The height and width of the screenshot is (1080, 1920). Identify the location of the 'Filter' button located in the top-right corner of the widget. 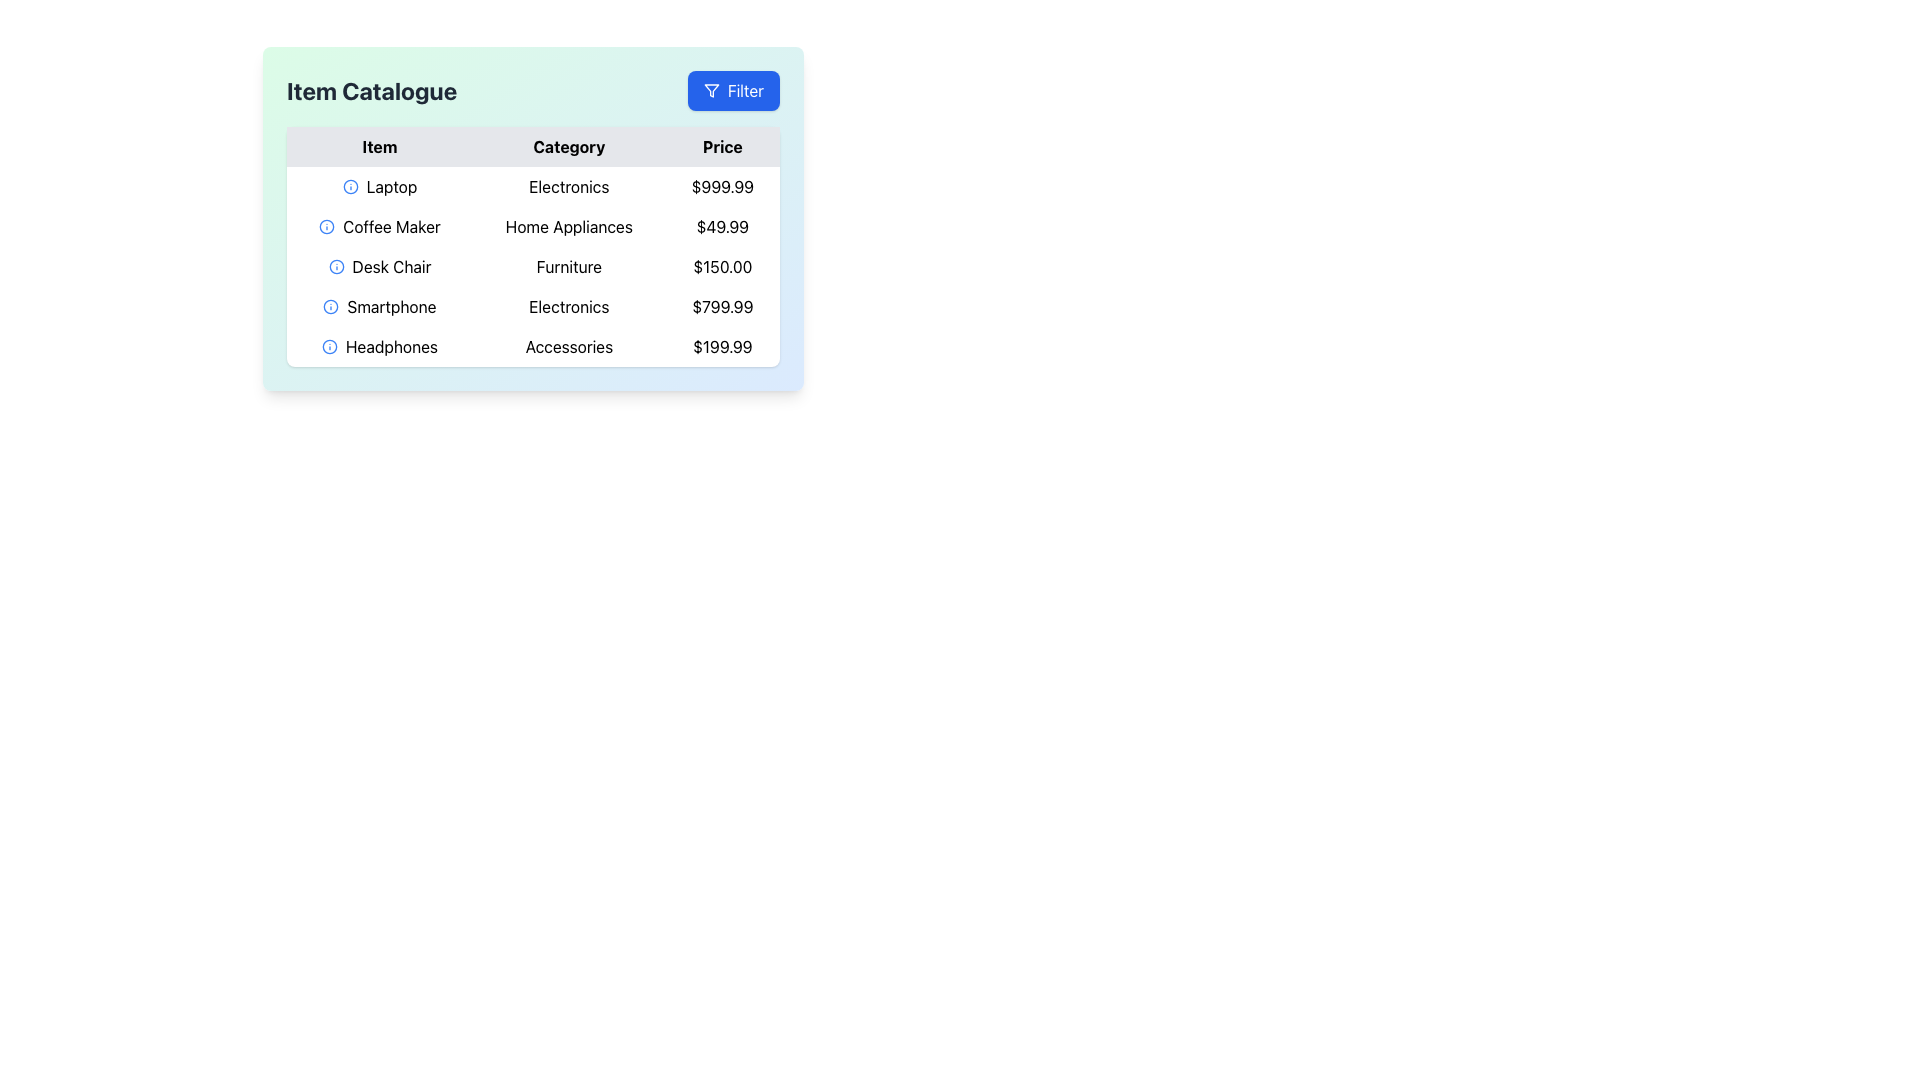
(711, 91).